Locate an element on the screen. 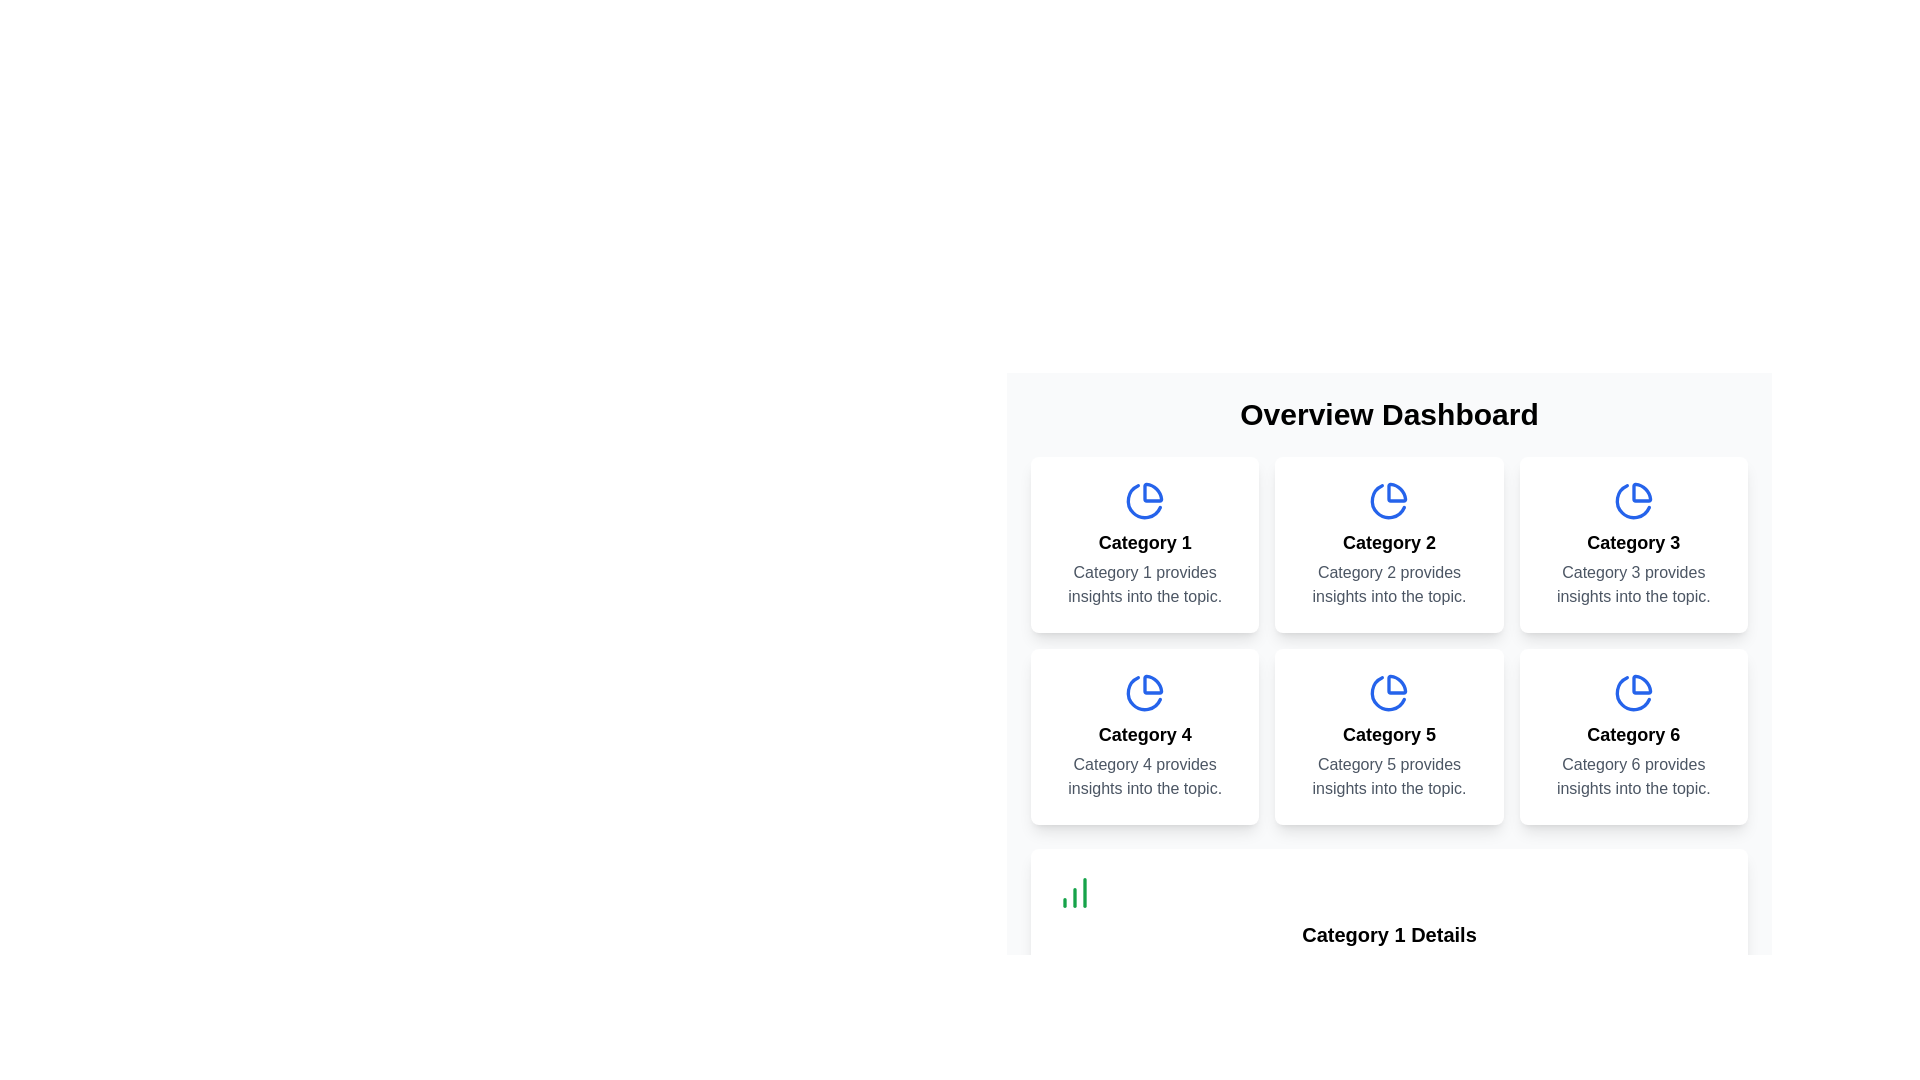 This screenshot has width=1920, height=1080. the title text label for the card labeled 'Category 4' in the second row and first column of the grid is located at coordinates (1145, 735).